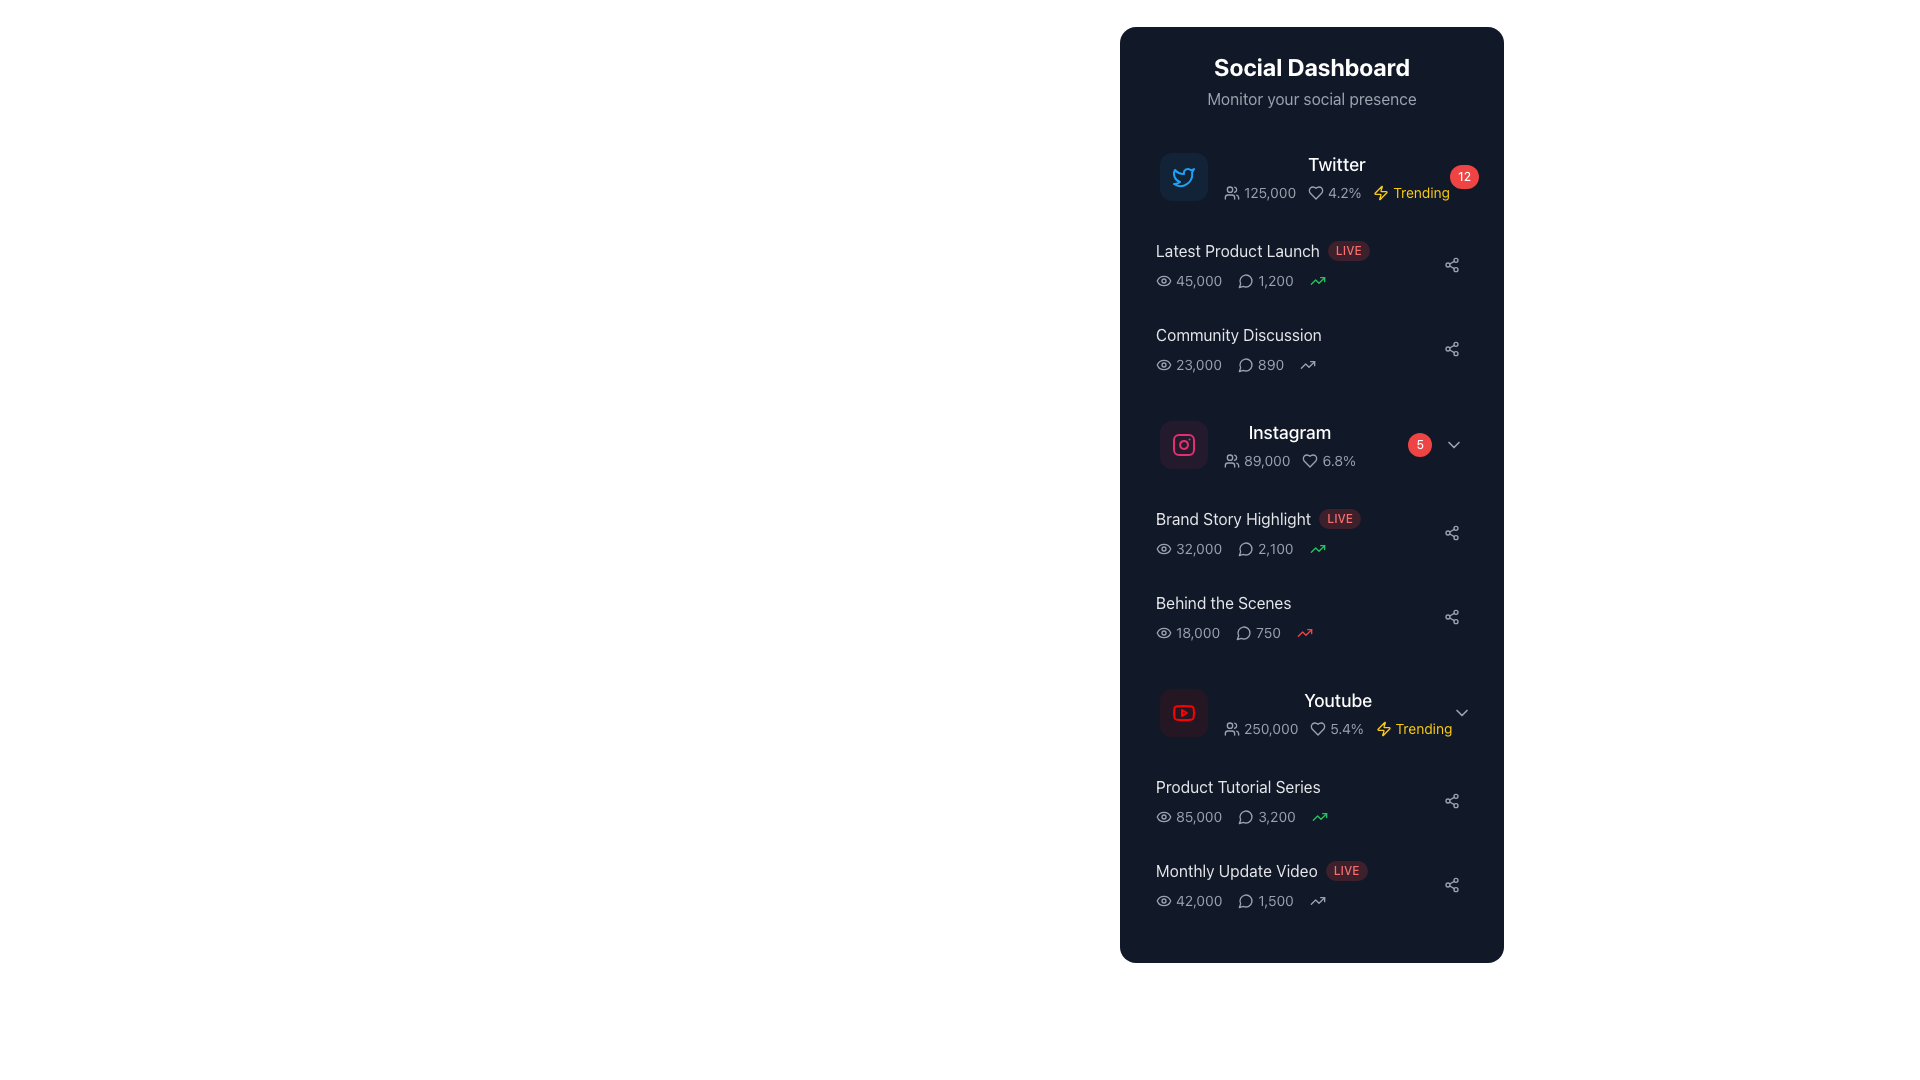 The height and width of the screenshot is (1080, 1920). Describe the element at coordinates (1317, 548) in the screenshot. I see `the upward trend icon in the 'Brand Story Highlight' section, which is the third component and located to the right of the value '2,100'` at that location.